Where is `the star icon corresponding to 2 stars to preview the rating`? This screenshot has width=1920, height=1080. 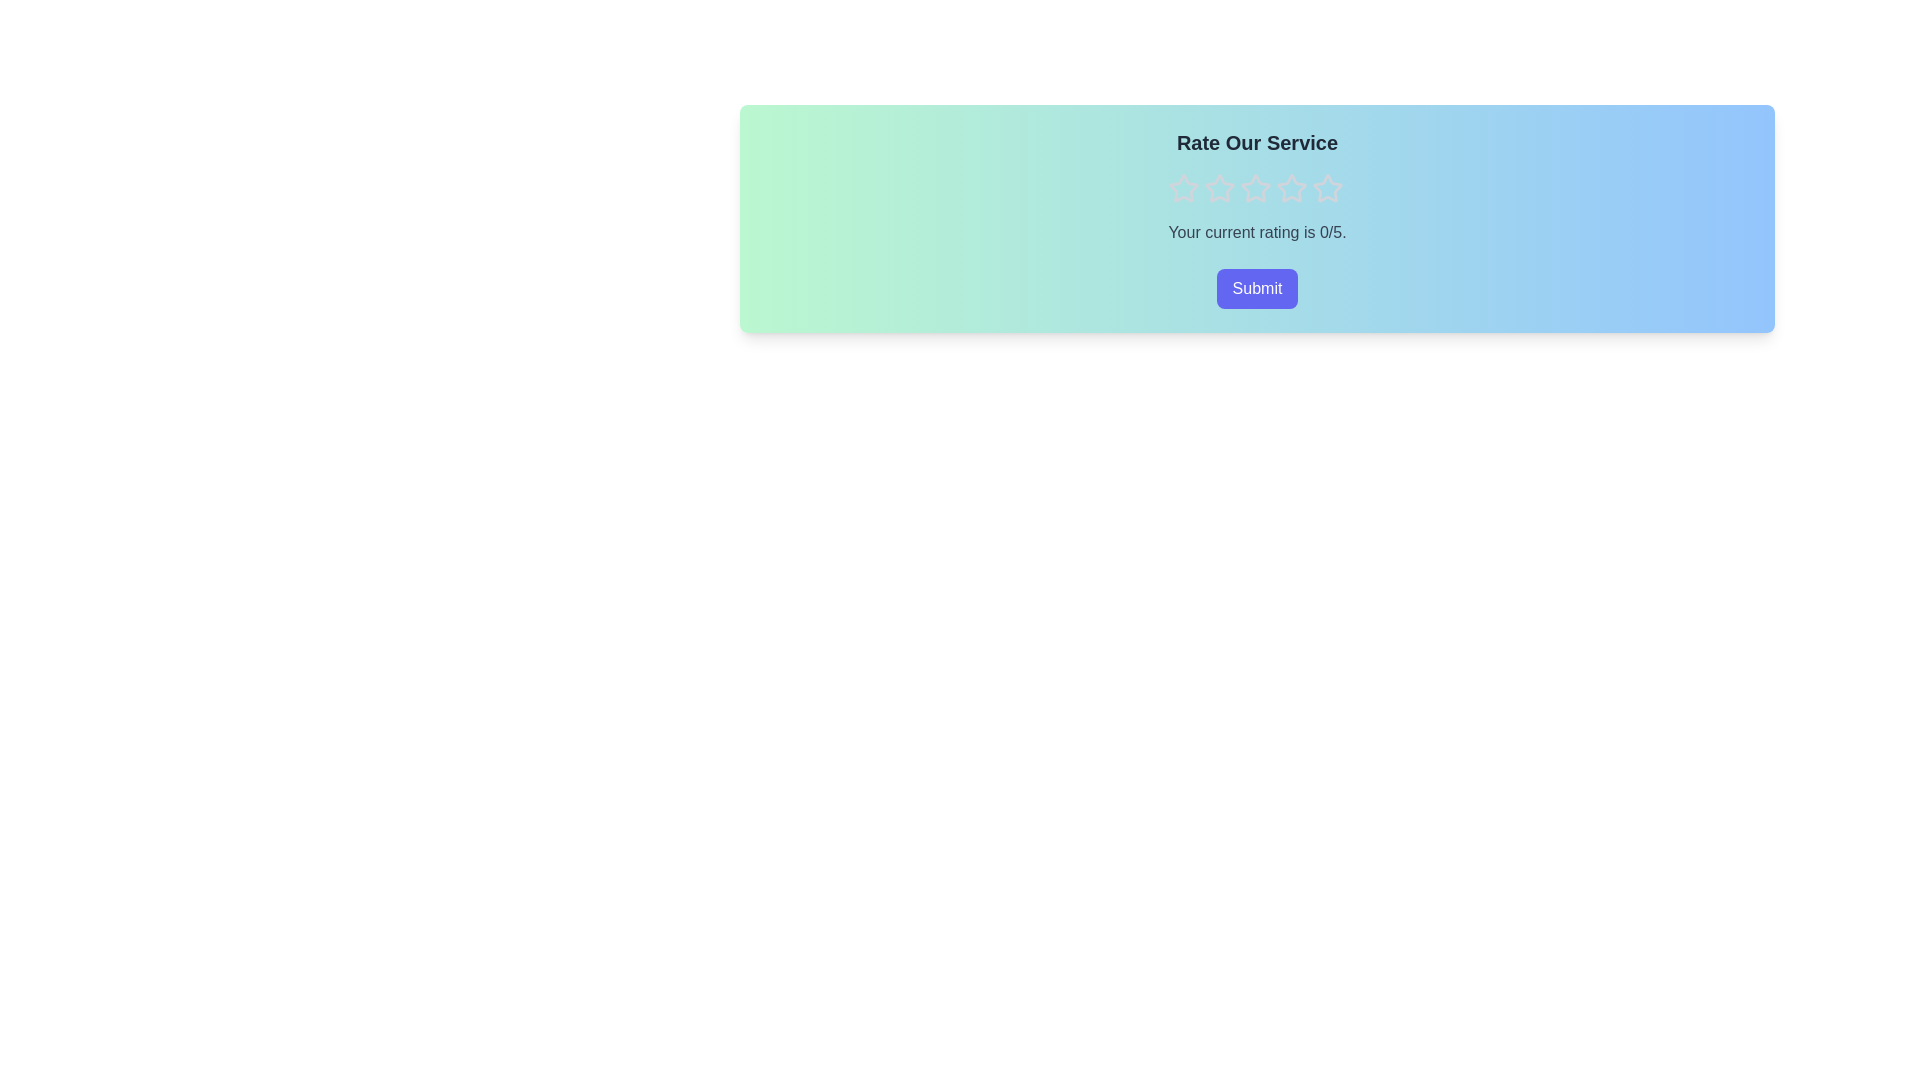 the star icon corresponding to 2 stars to preview the rating is located at coordinates (1218, 189).